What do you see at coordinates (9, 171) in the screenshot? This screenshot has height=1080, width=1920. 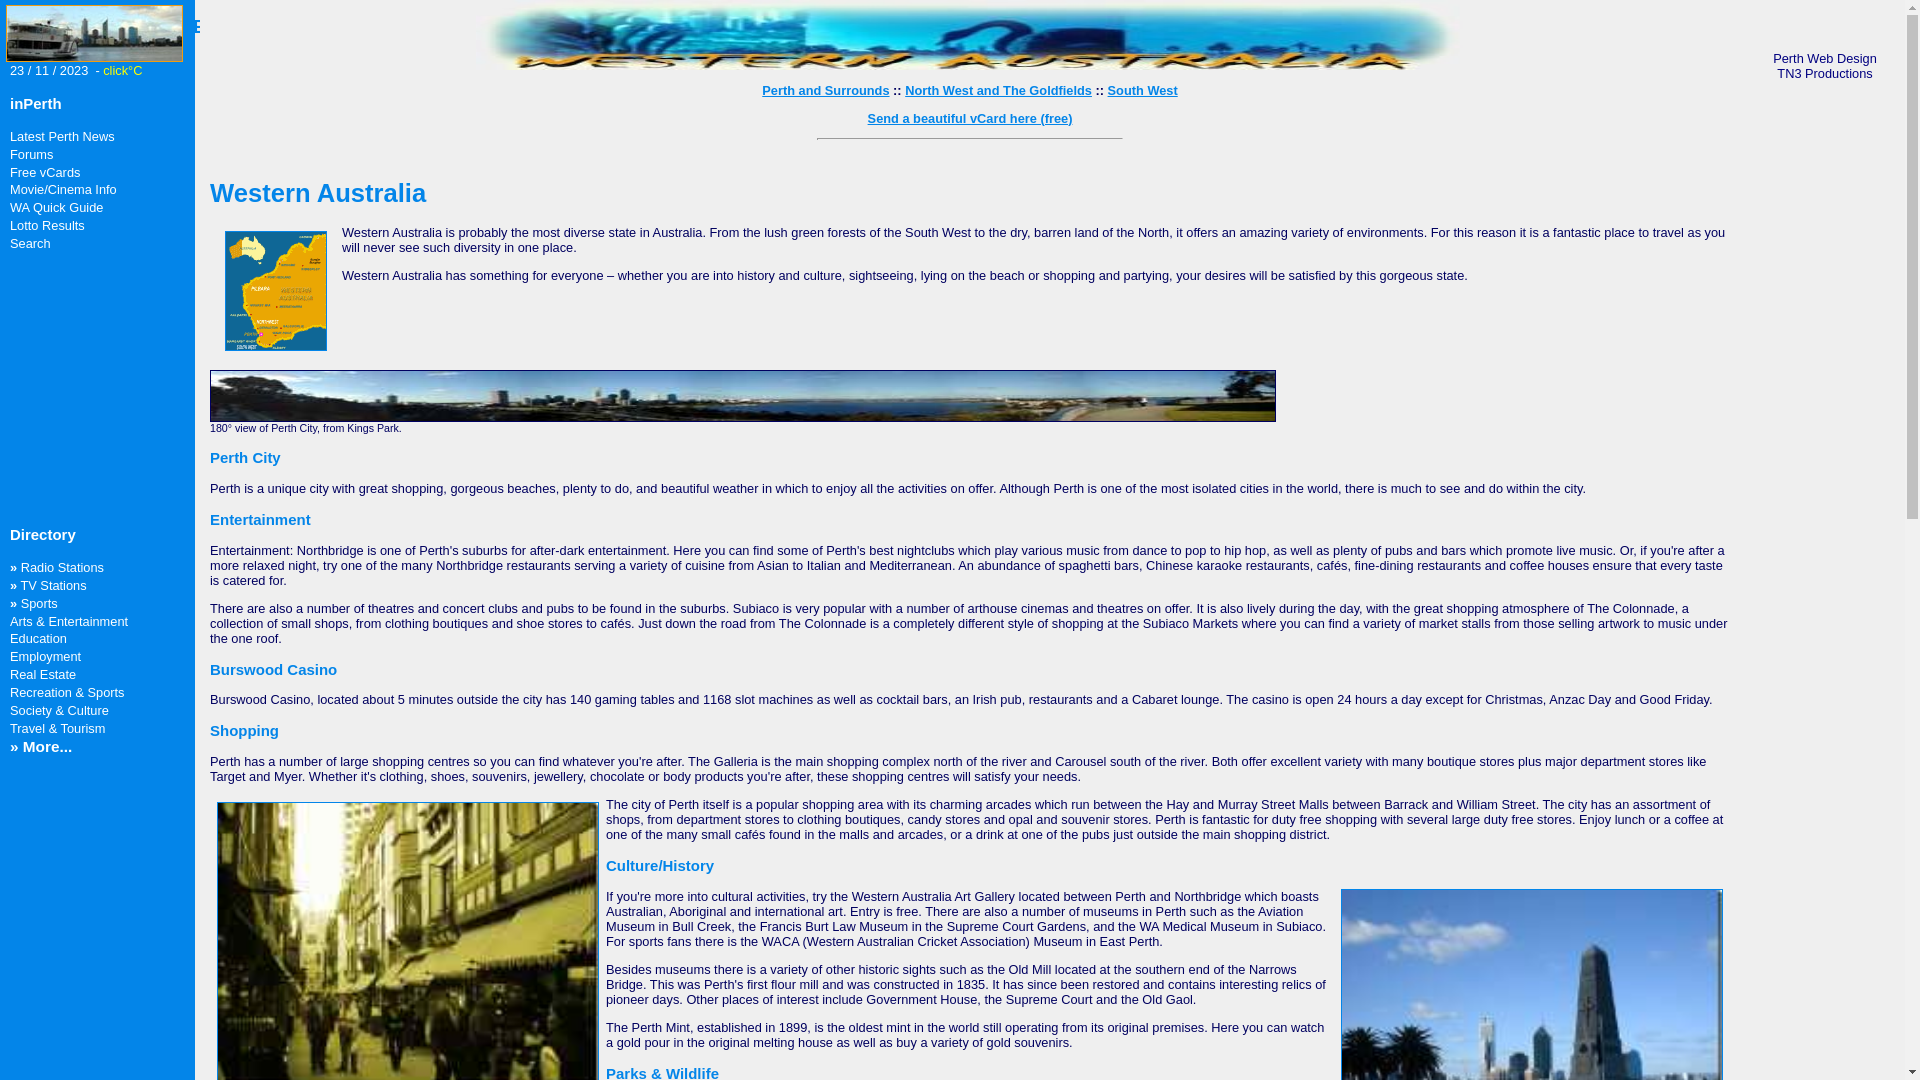 I see `'Free vCards'` at bounding box center [9, 171].